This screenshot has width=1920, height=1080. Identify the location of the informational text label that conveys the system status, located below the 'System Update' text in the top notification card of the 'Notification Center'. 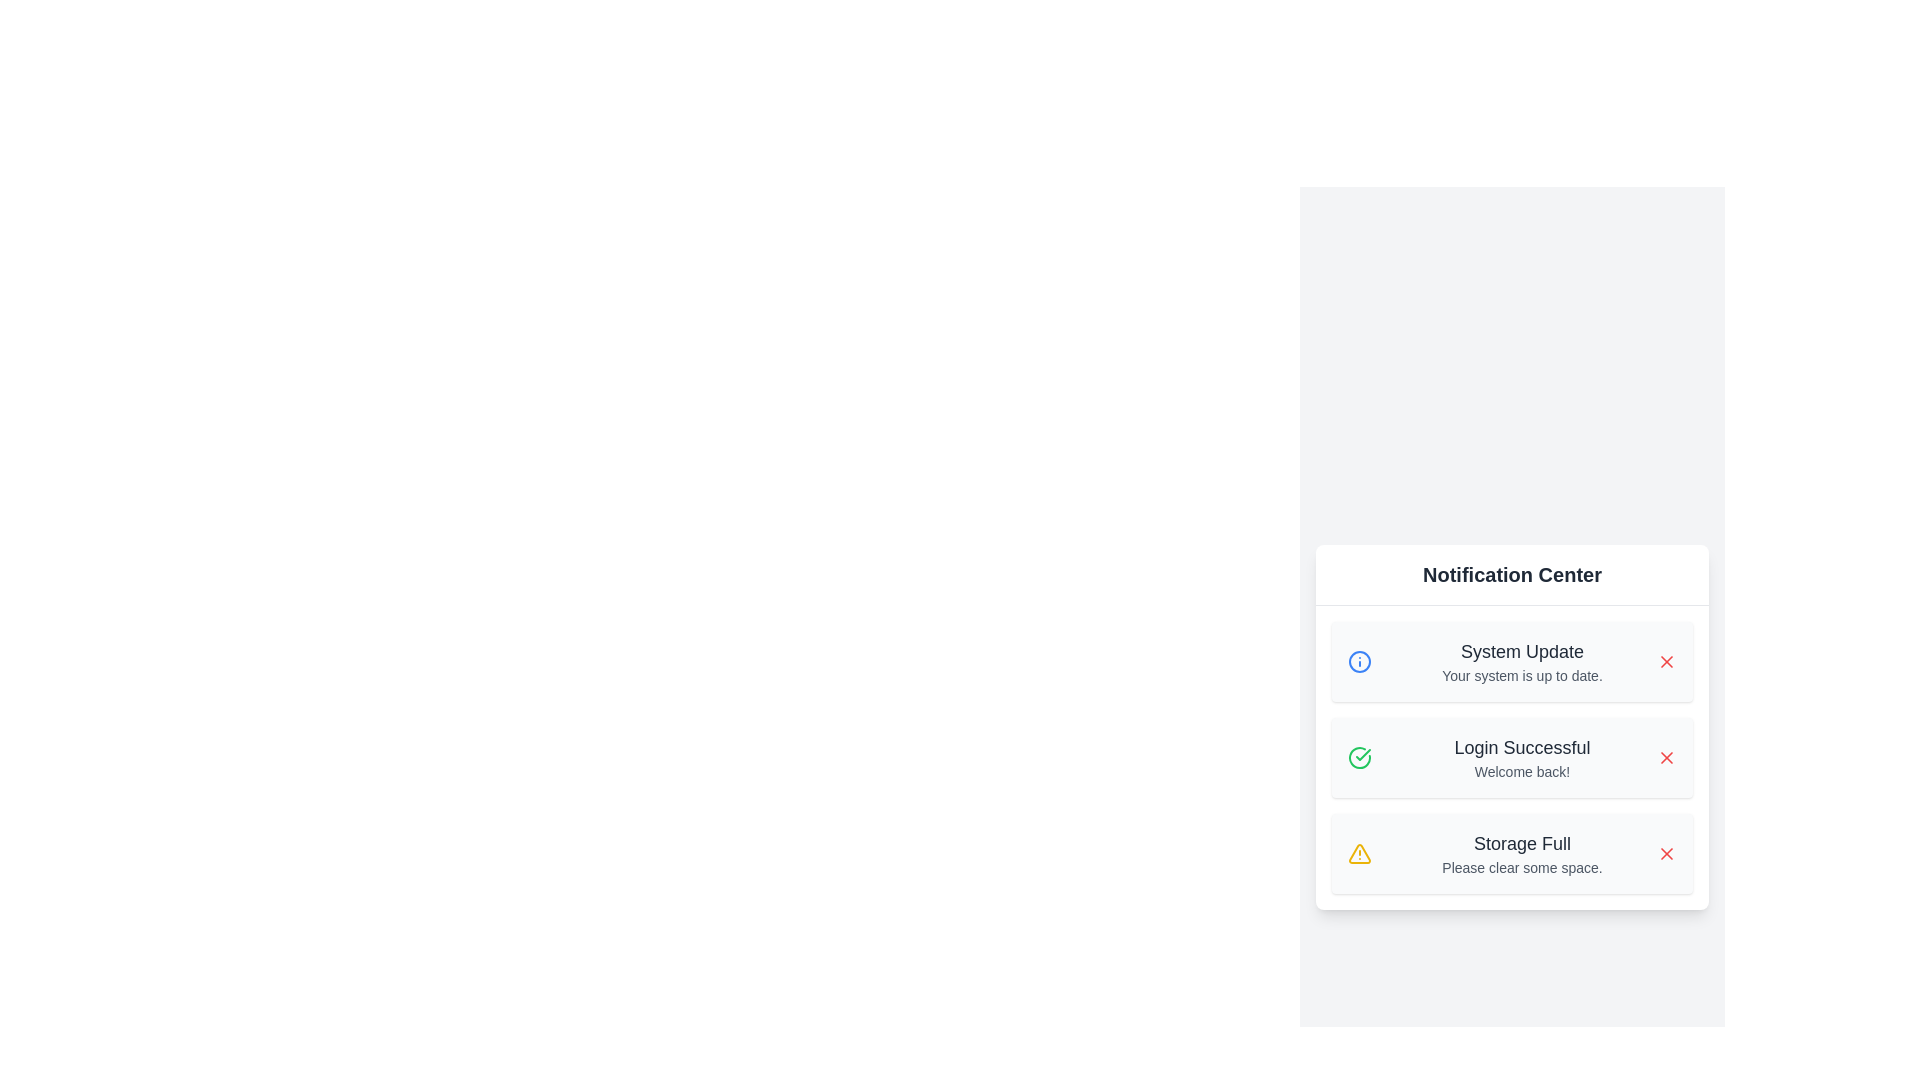
(1521, 675).